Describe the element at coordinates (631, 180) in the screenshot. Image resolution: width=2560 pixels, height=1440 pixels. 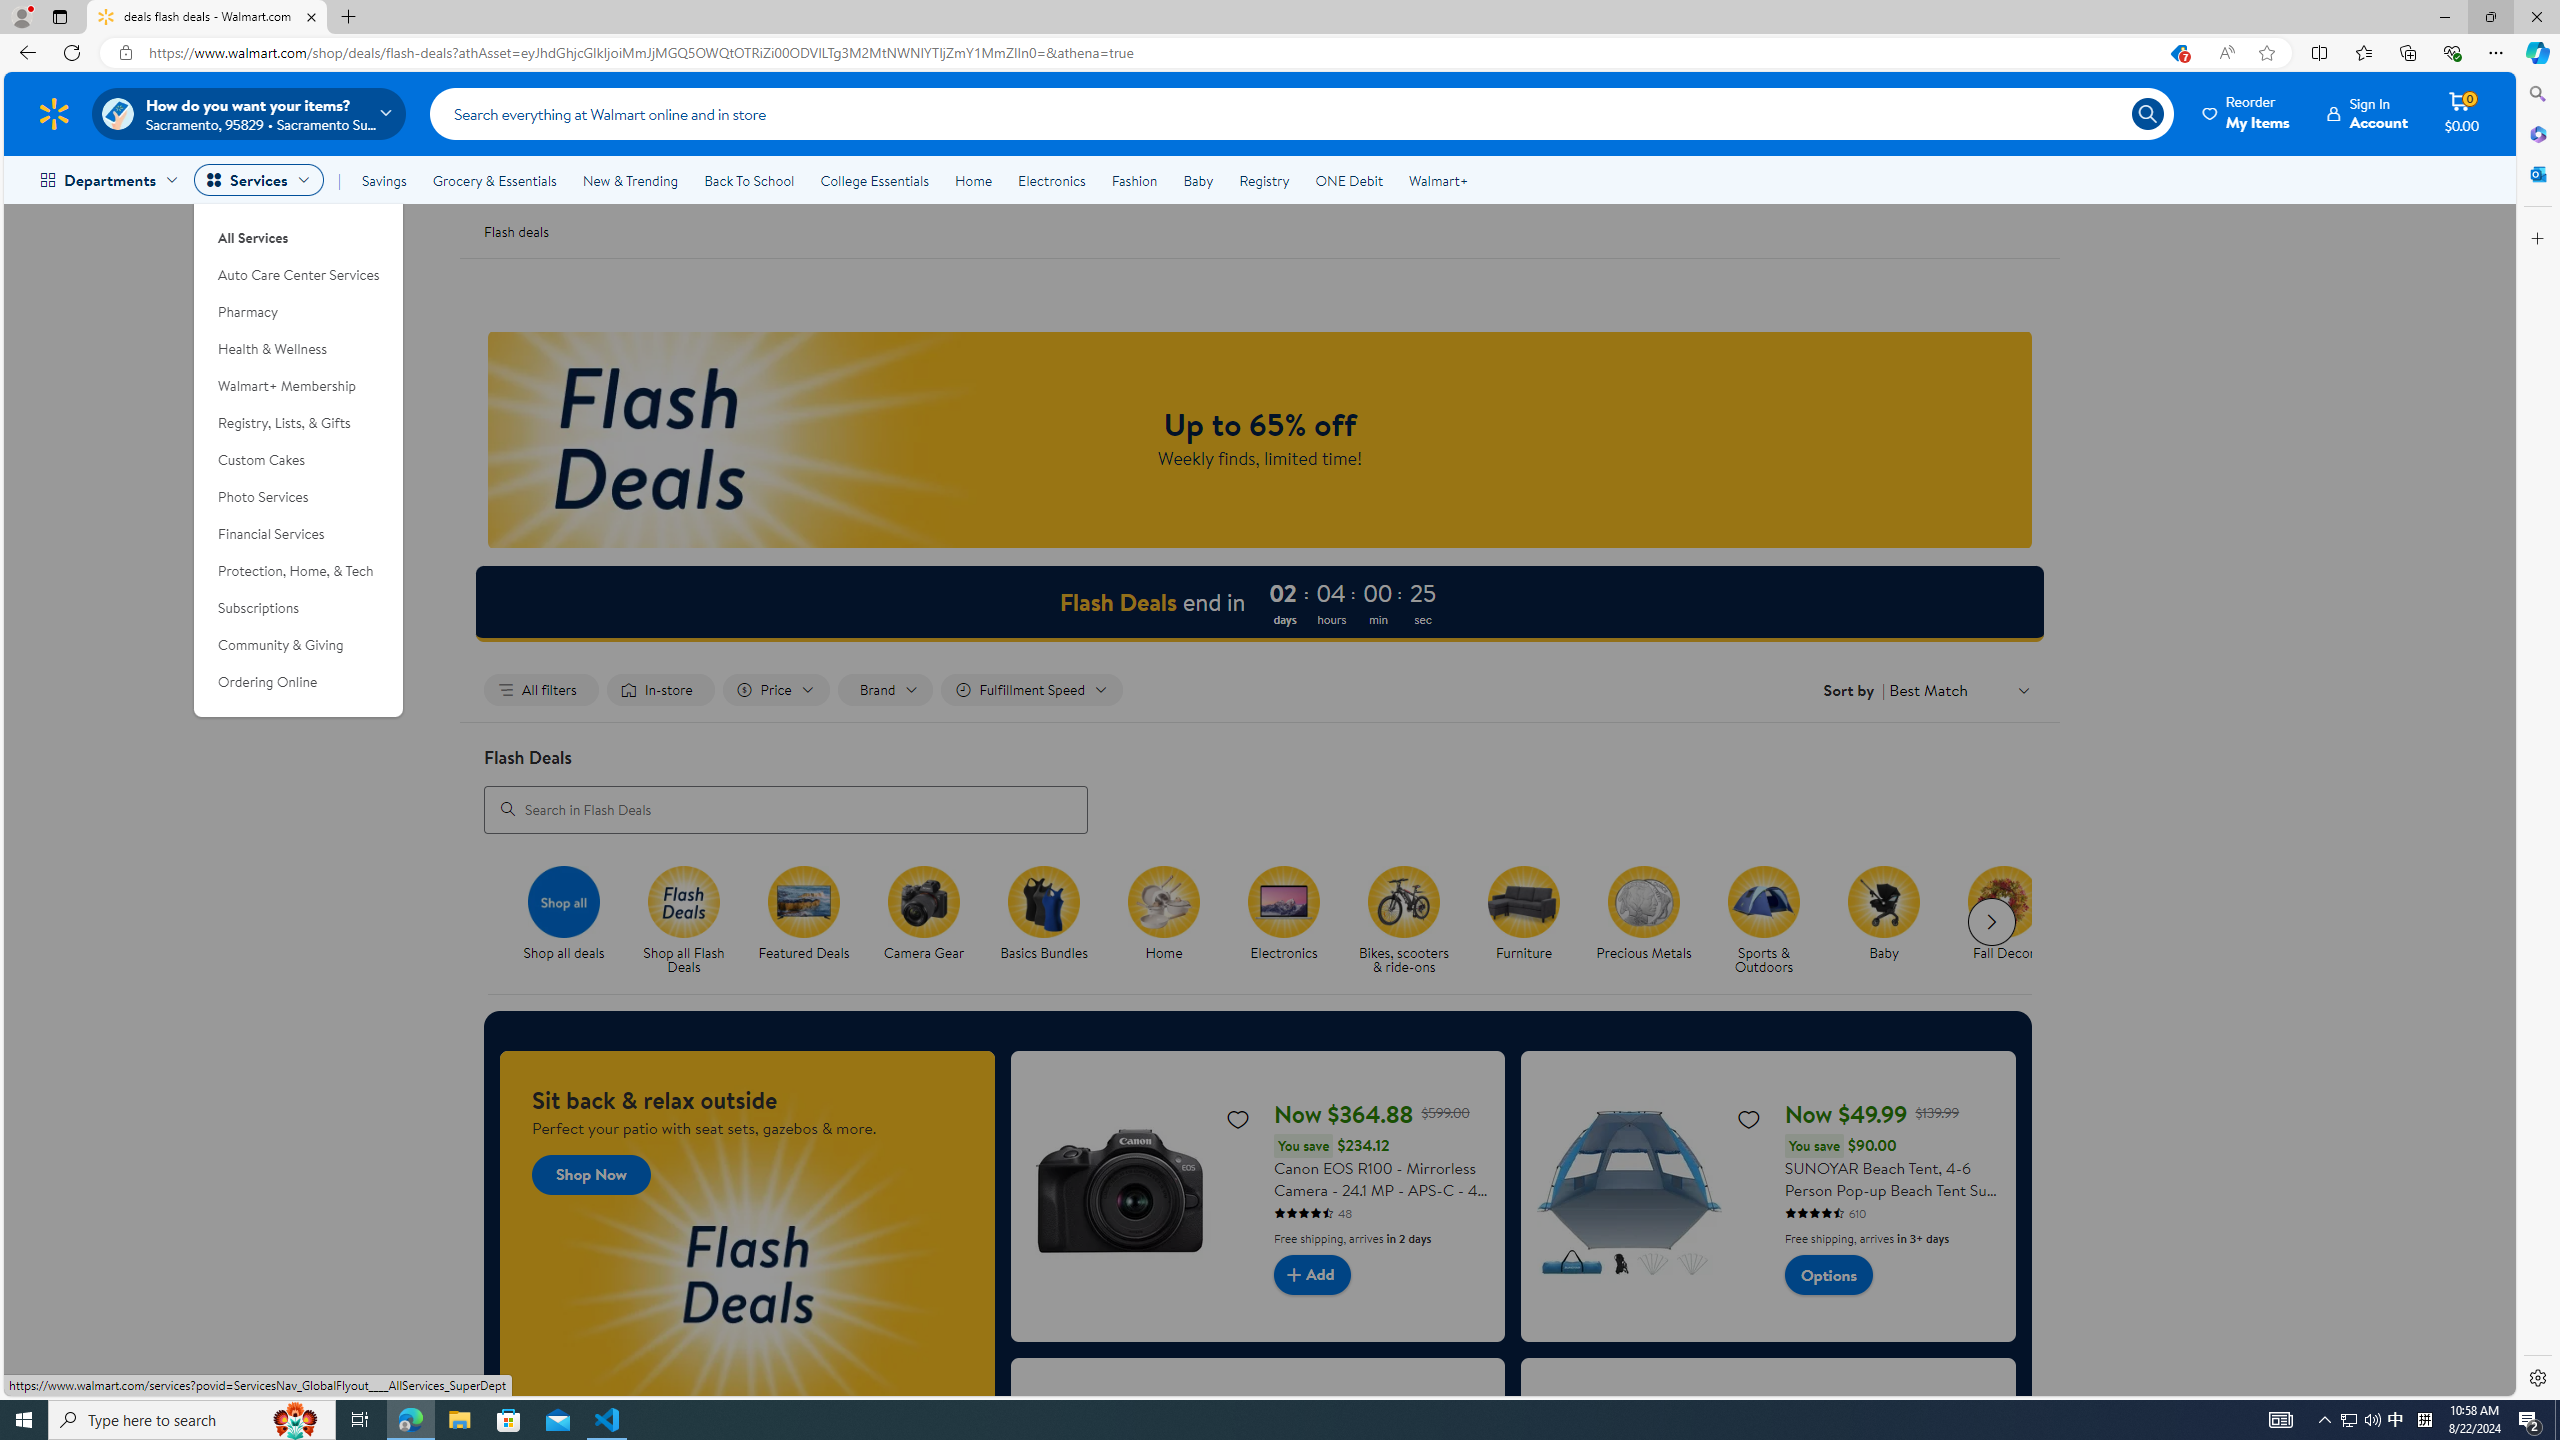
I see `'New & Trending'` at that location.